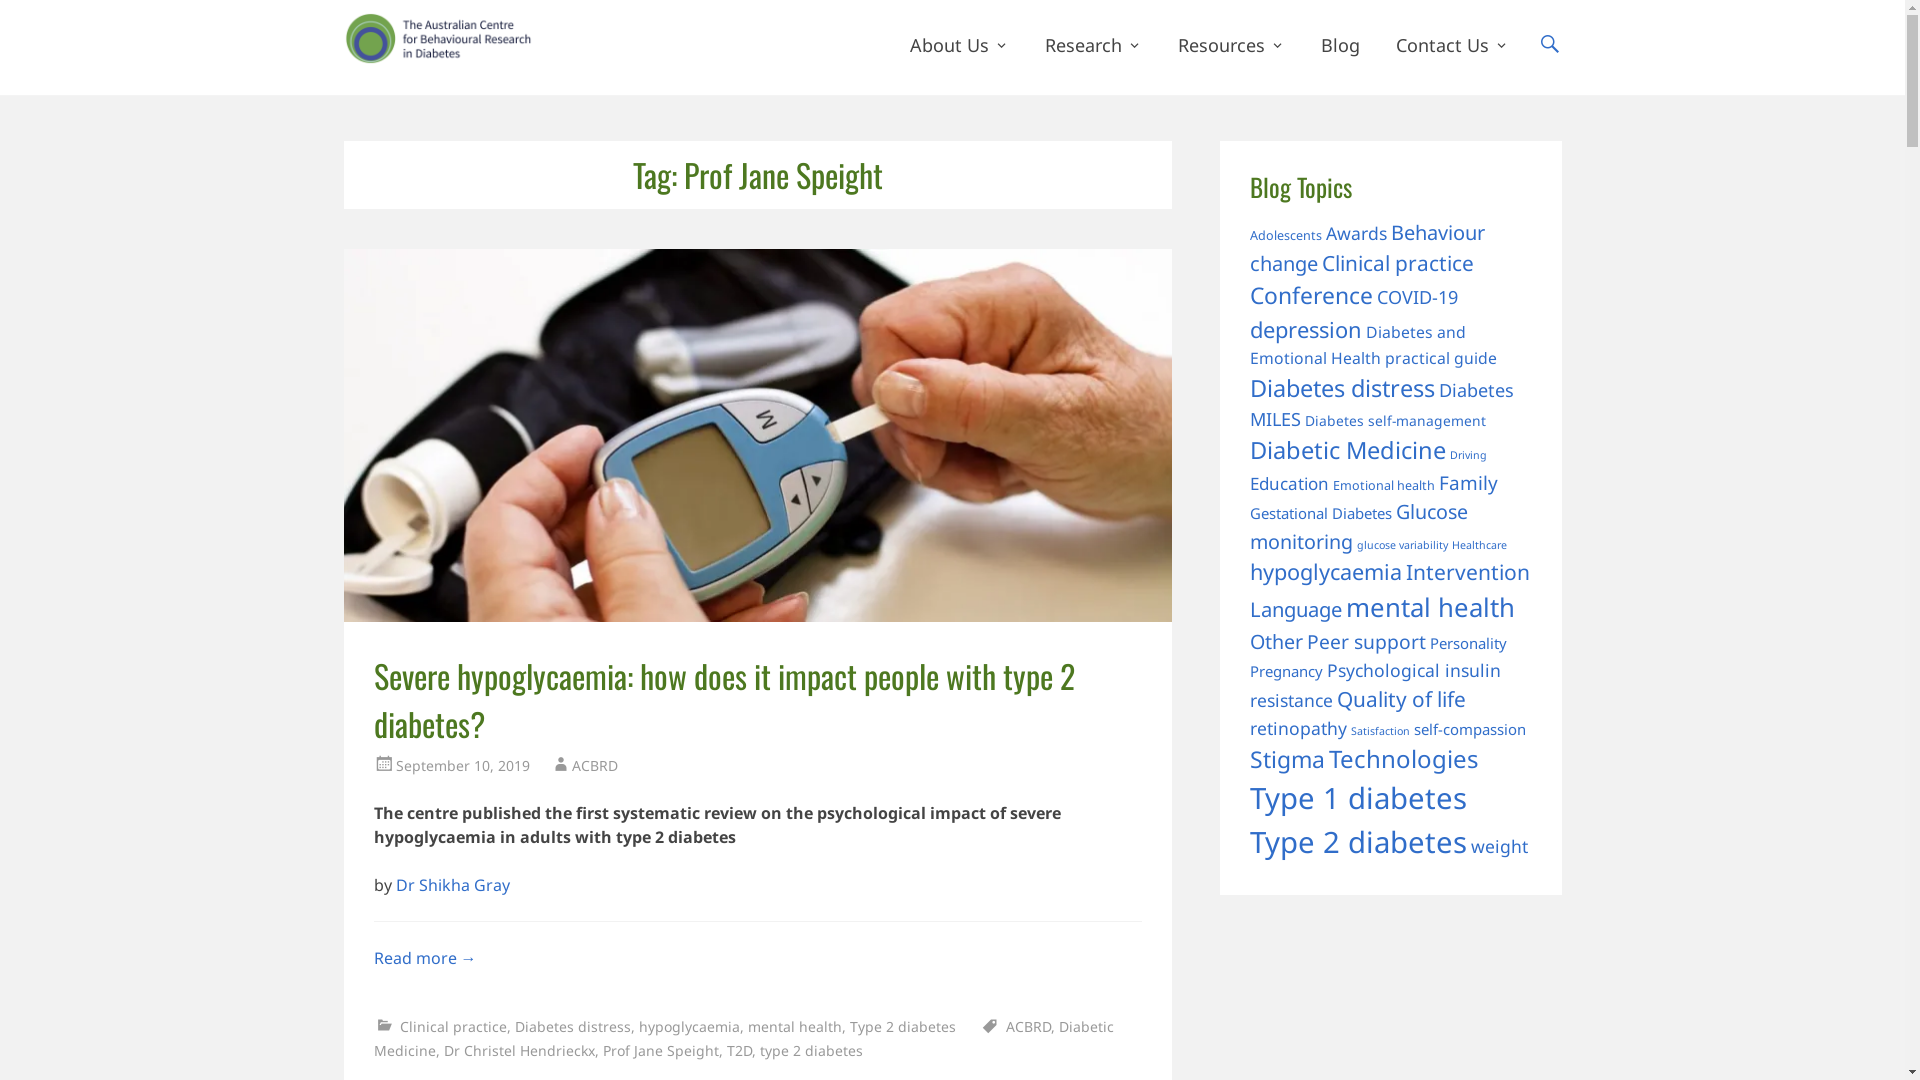 The width and height of the screenshot is (1920, 1080). What do you see at coordinates (1248, 512) in the screenshot?
I see `'Gestational Diabetes'` at bounding box center [1248, 512].